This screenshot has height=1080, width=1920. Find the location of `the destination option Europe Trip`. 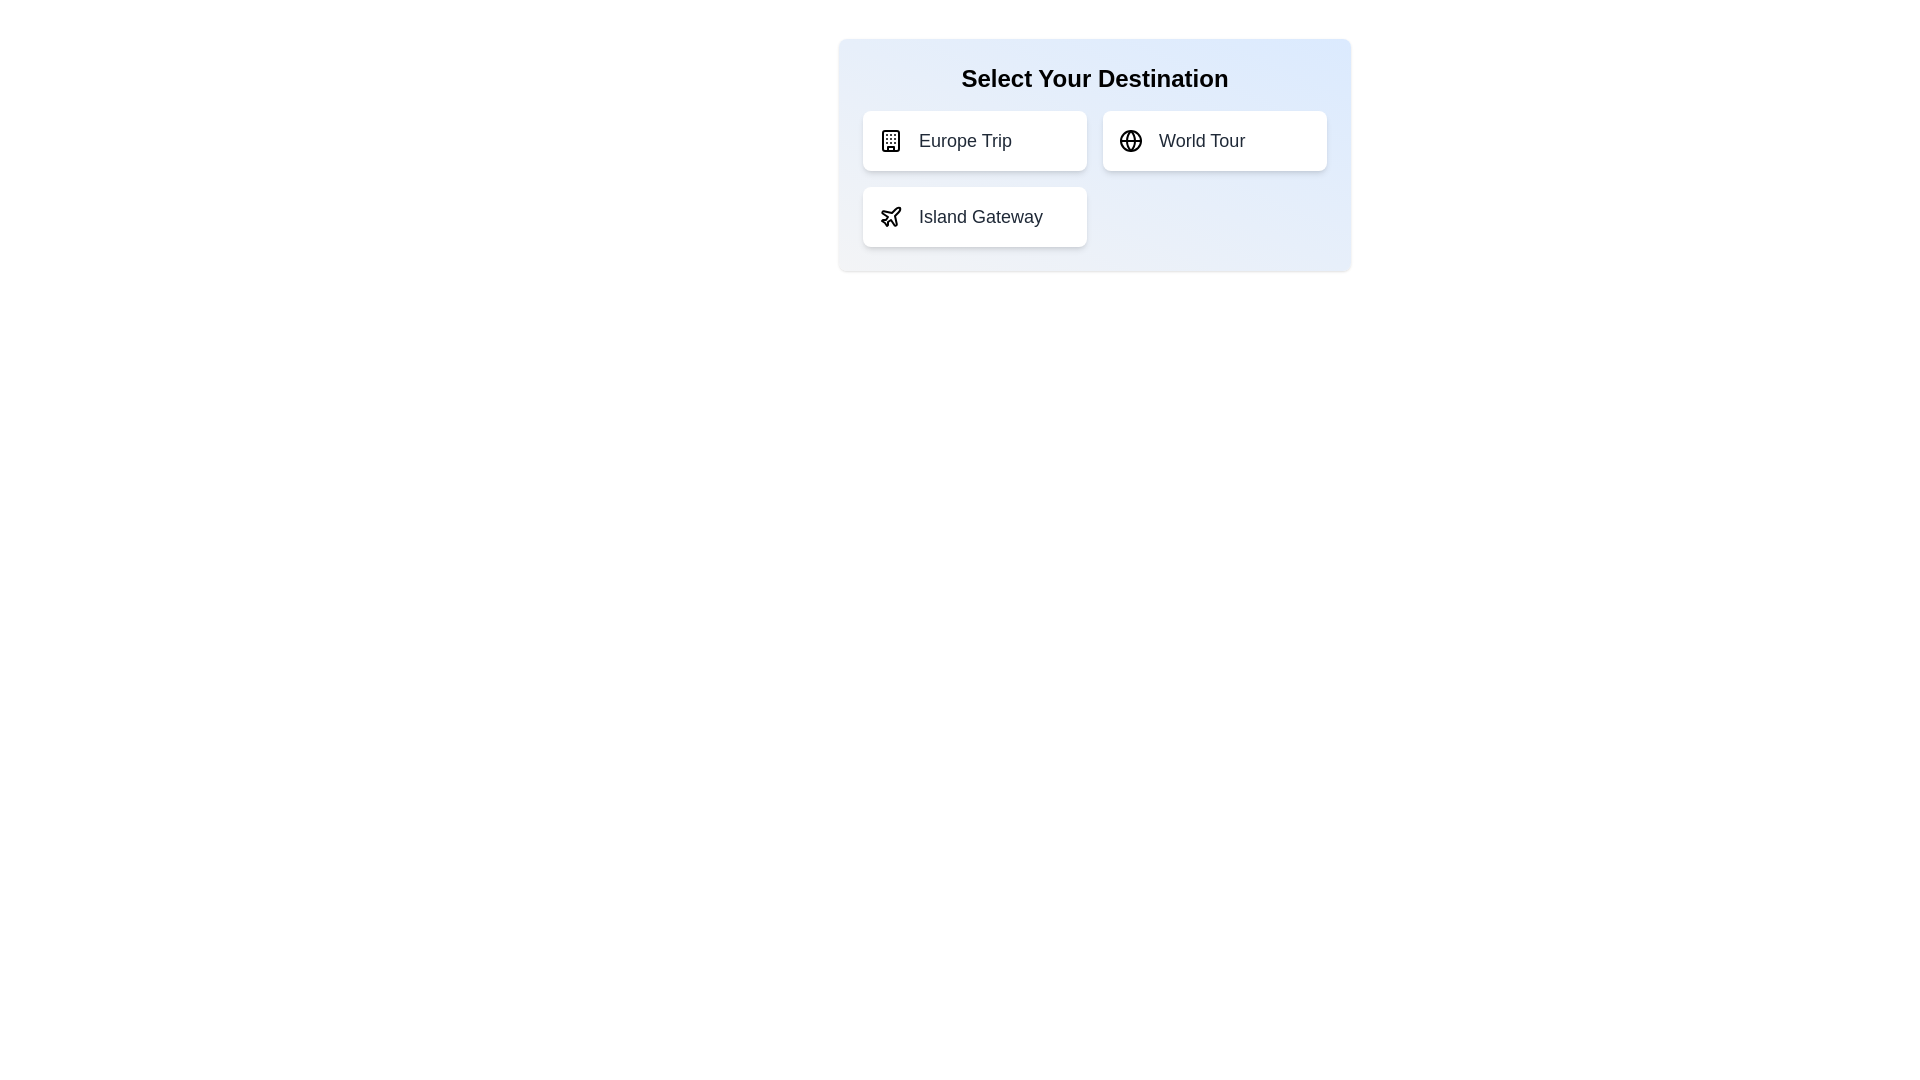

the destination option Europe Trip is located at coordinates (974, 140).